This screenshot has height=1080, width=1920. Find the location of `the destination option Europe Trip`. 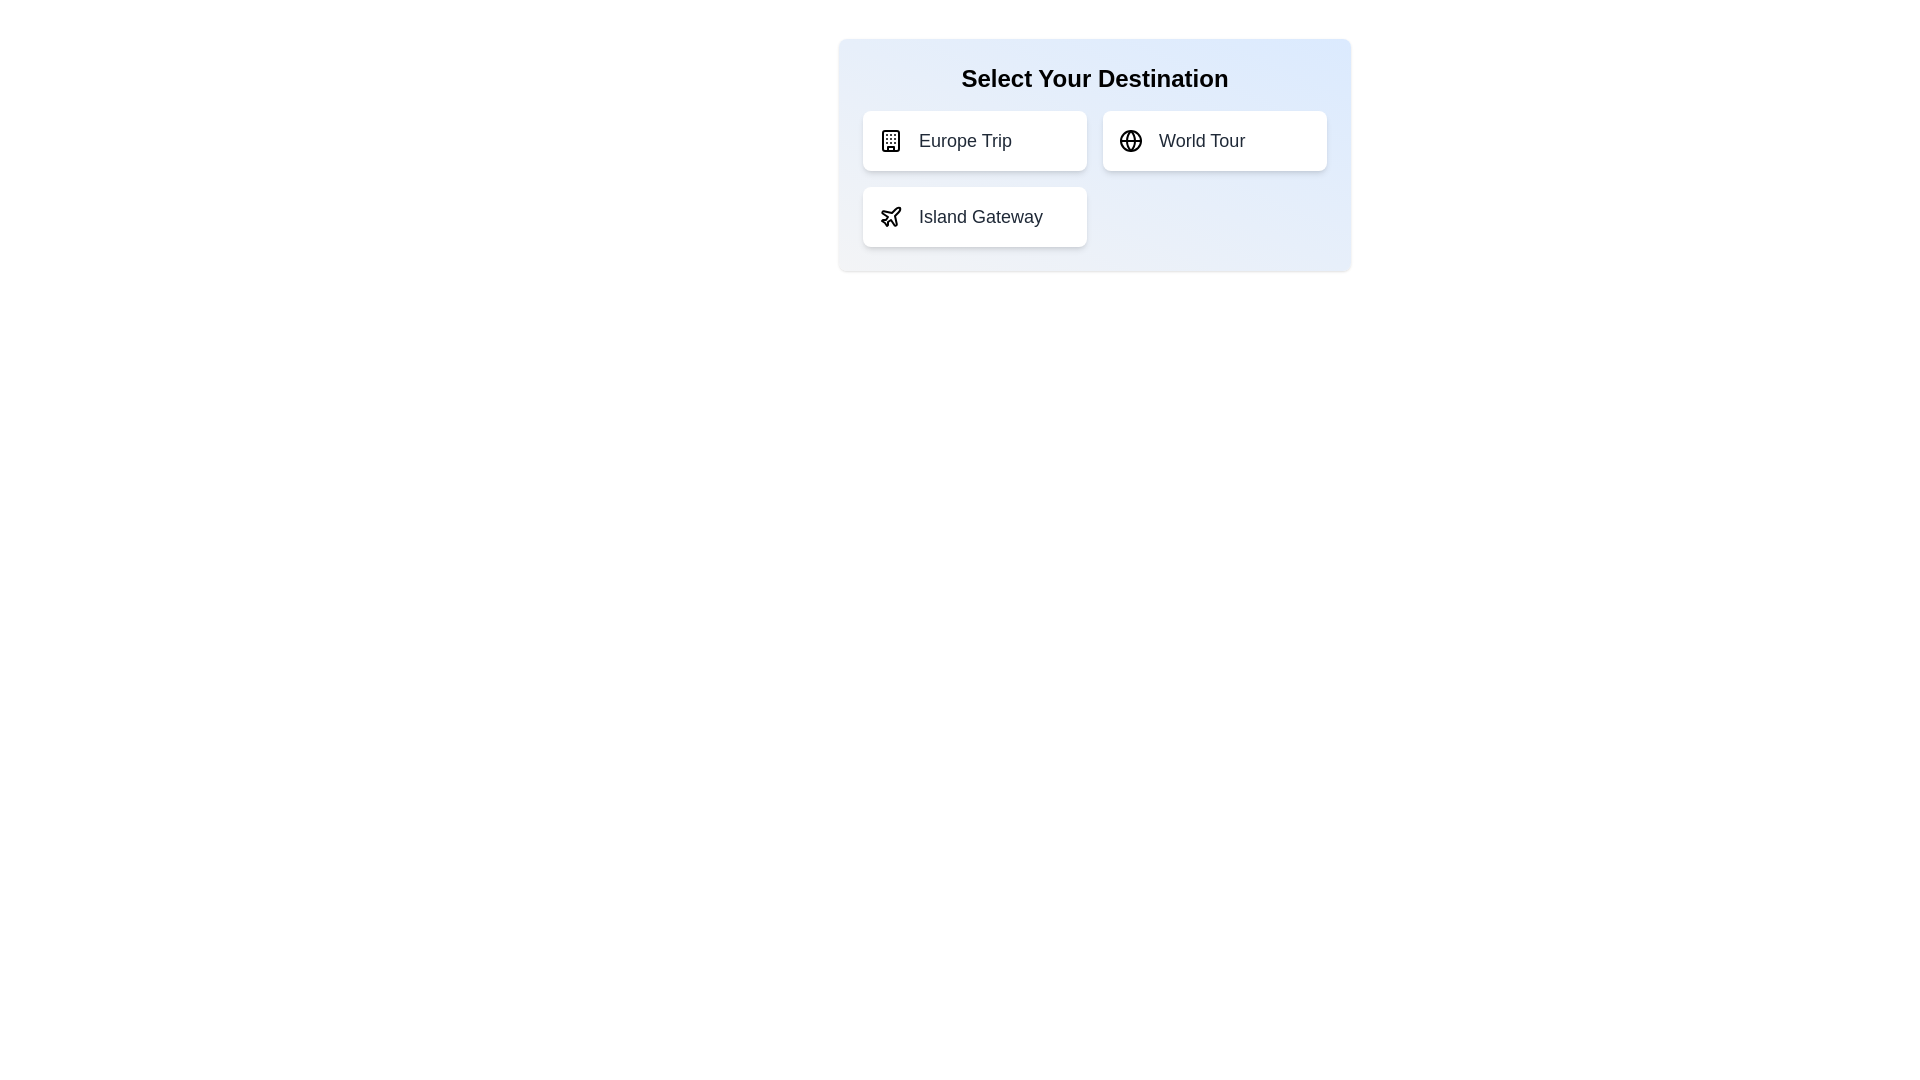

the destination option Europe Trip is located at coordinates (974, 140).